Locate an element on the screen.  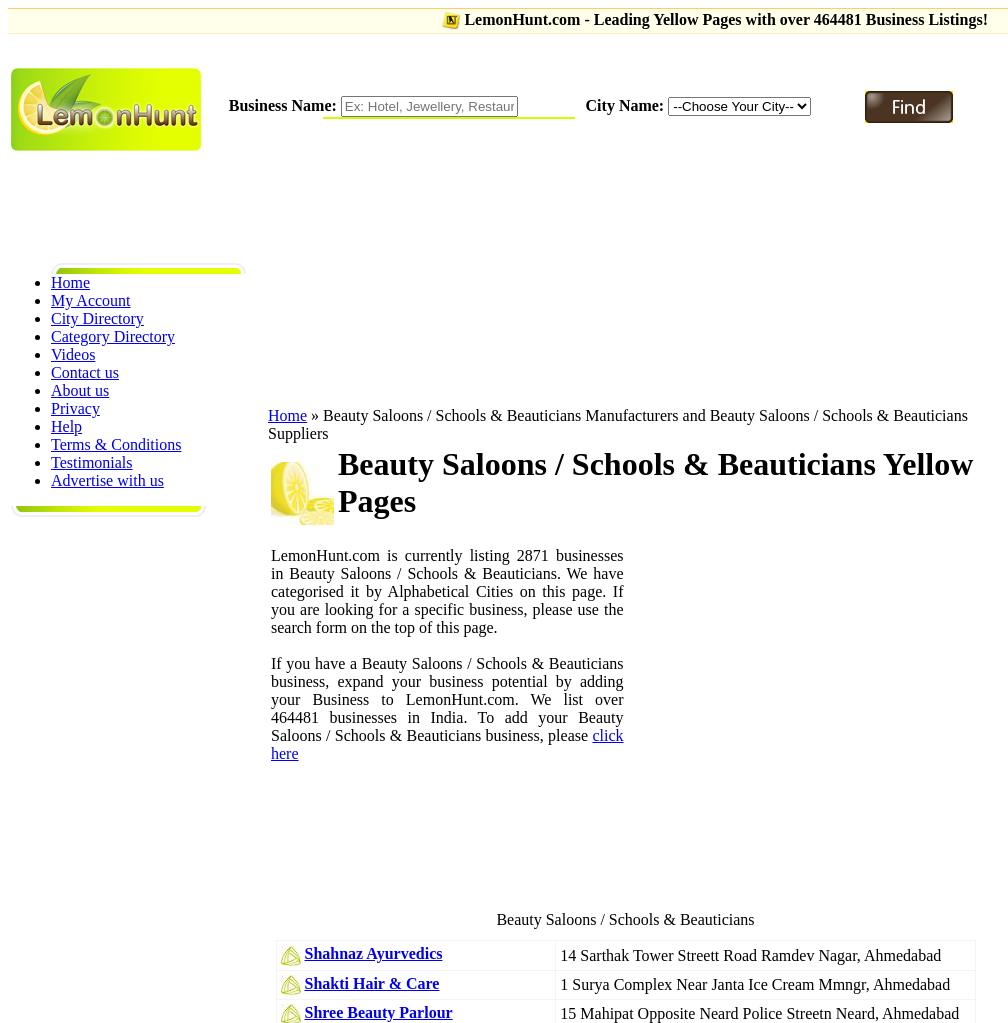
'Videos' is located at coordinates (51, 354).